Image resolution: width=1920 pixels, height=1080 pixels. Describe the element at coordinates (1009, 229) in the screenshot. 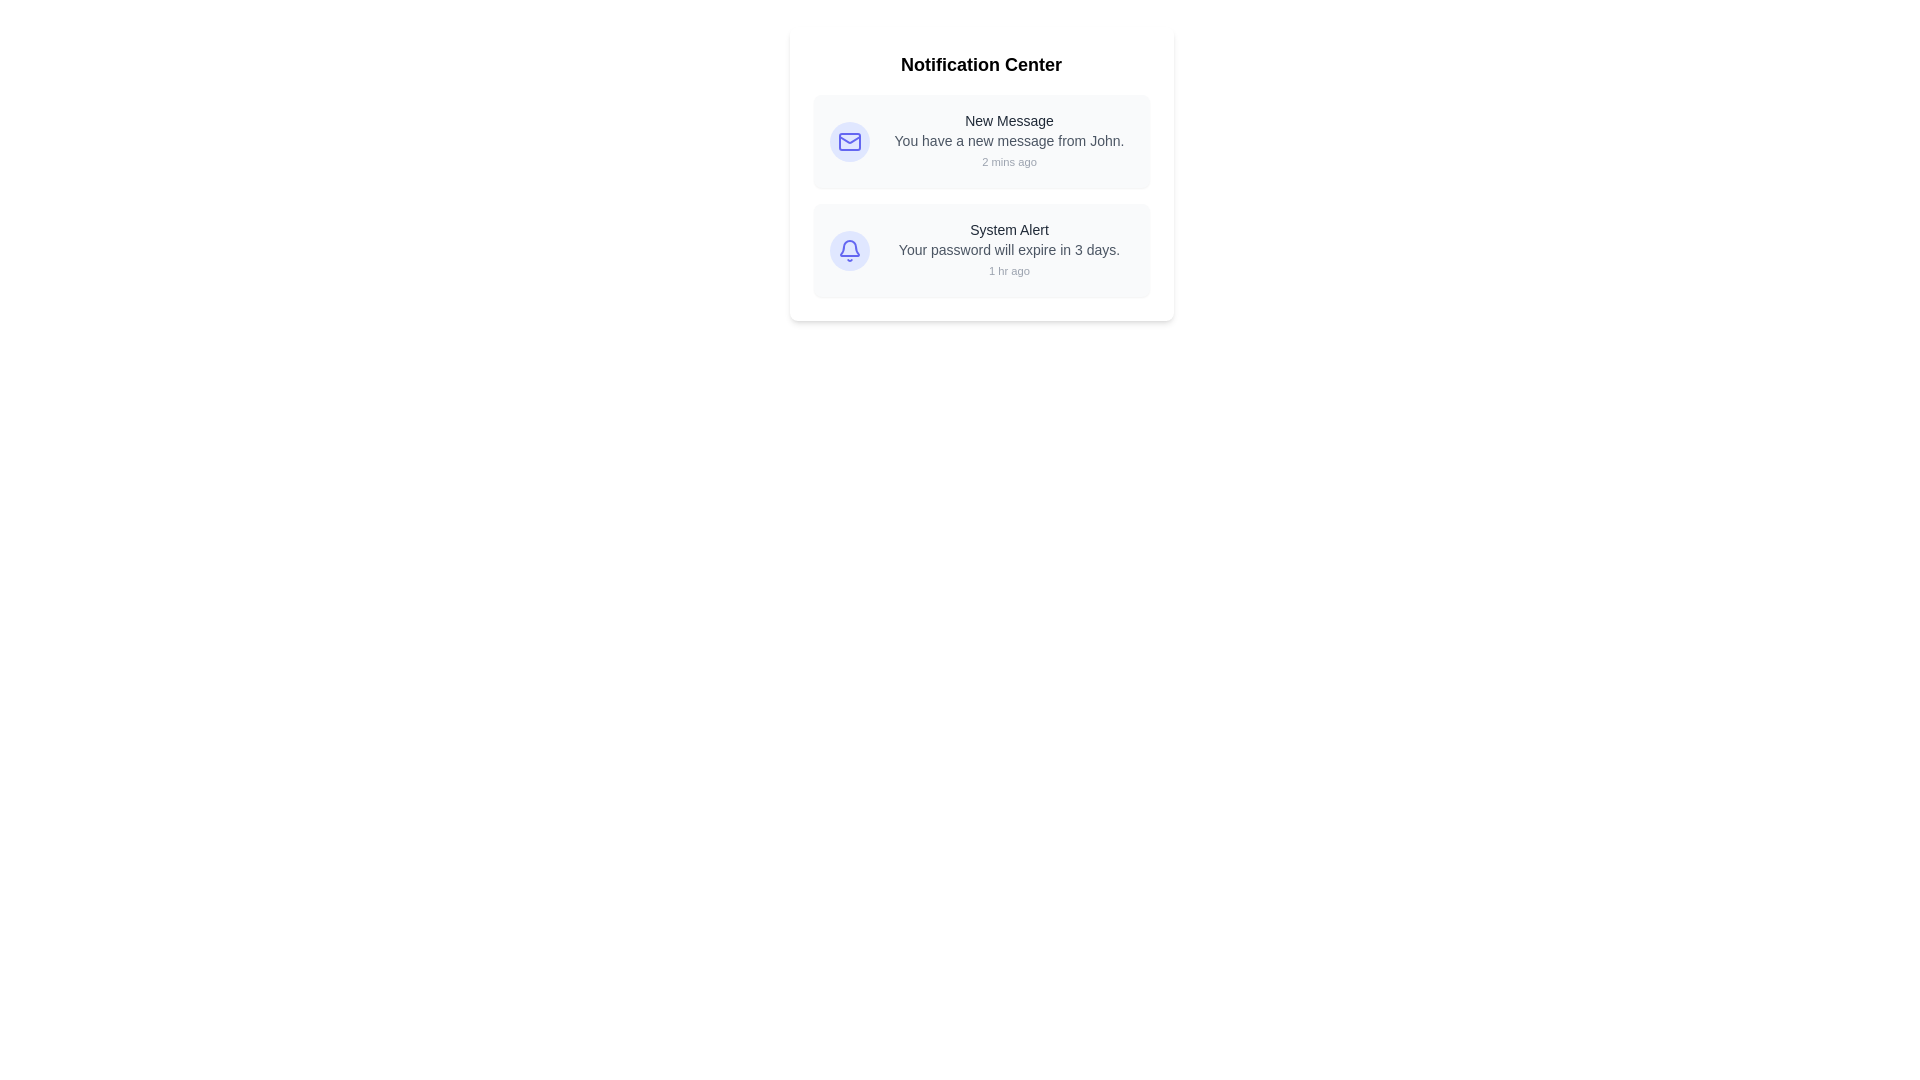

I see `the text label displaying 'System Alert' in a medium gray font, located at the top of the second notification block` at that location.